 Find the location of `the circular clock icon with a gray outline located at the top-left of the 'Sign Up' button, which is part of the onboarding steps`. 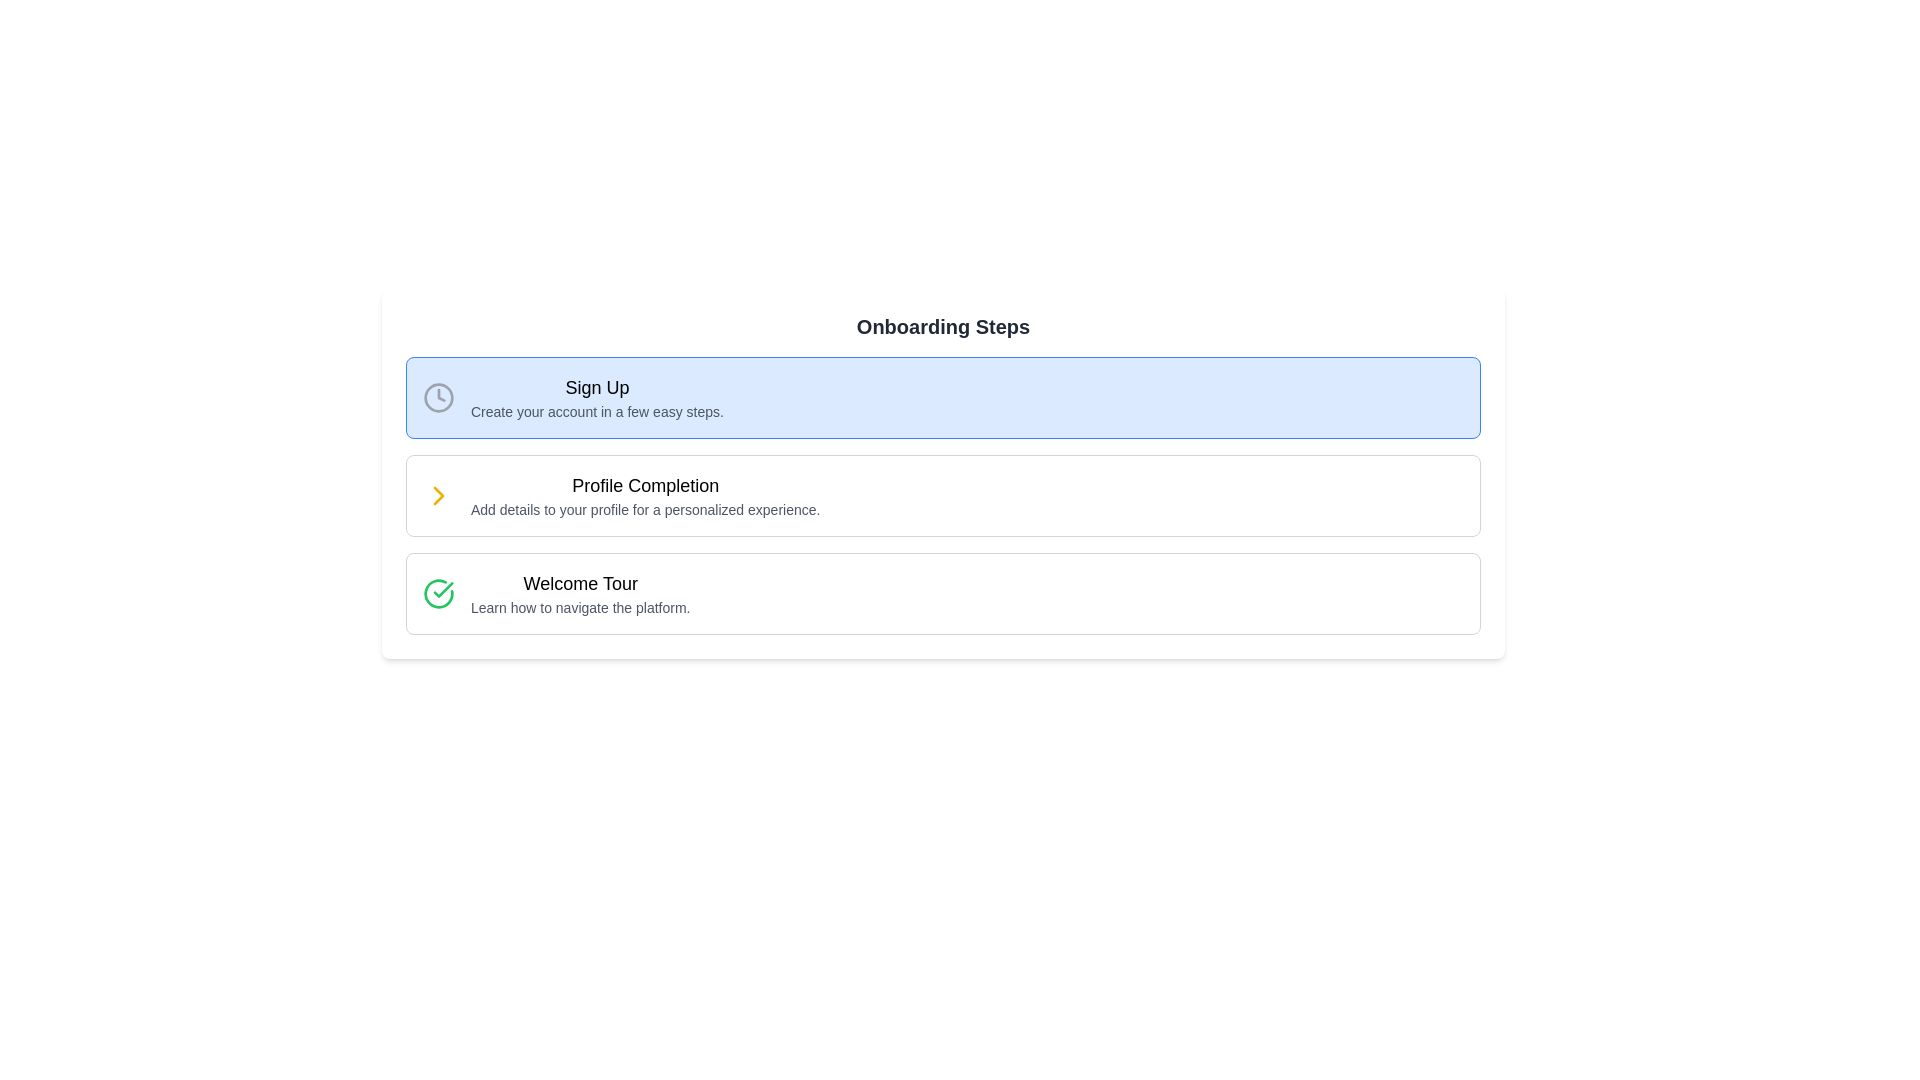

the circular clock icon with a gray outline located at the top-left of the 'Sign Up' button, which is part of the onboarding steps is located at coordinates (437, 397).